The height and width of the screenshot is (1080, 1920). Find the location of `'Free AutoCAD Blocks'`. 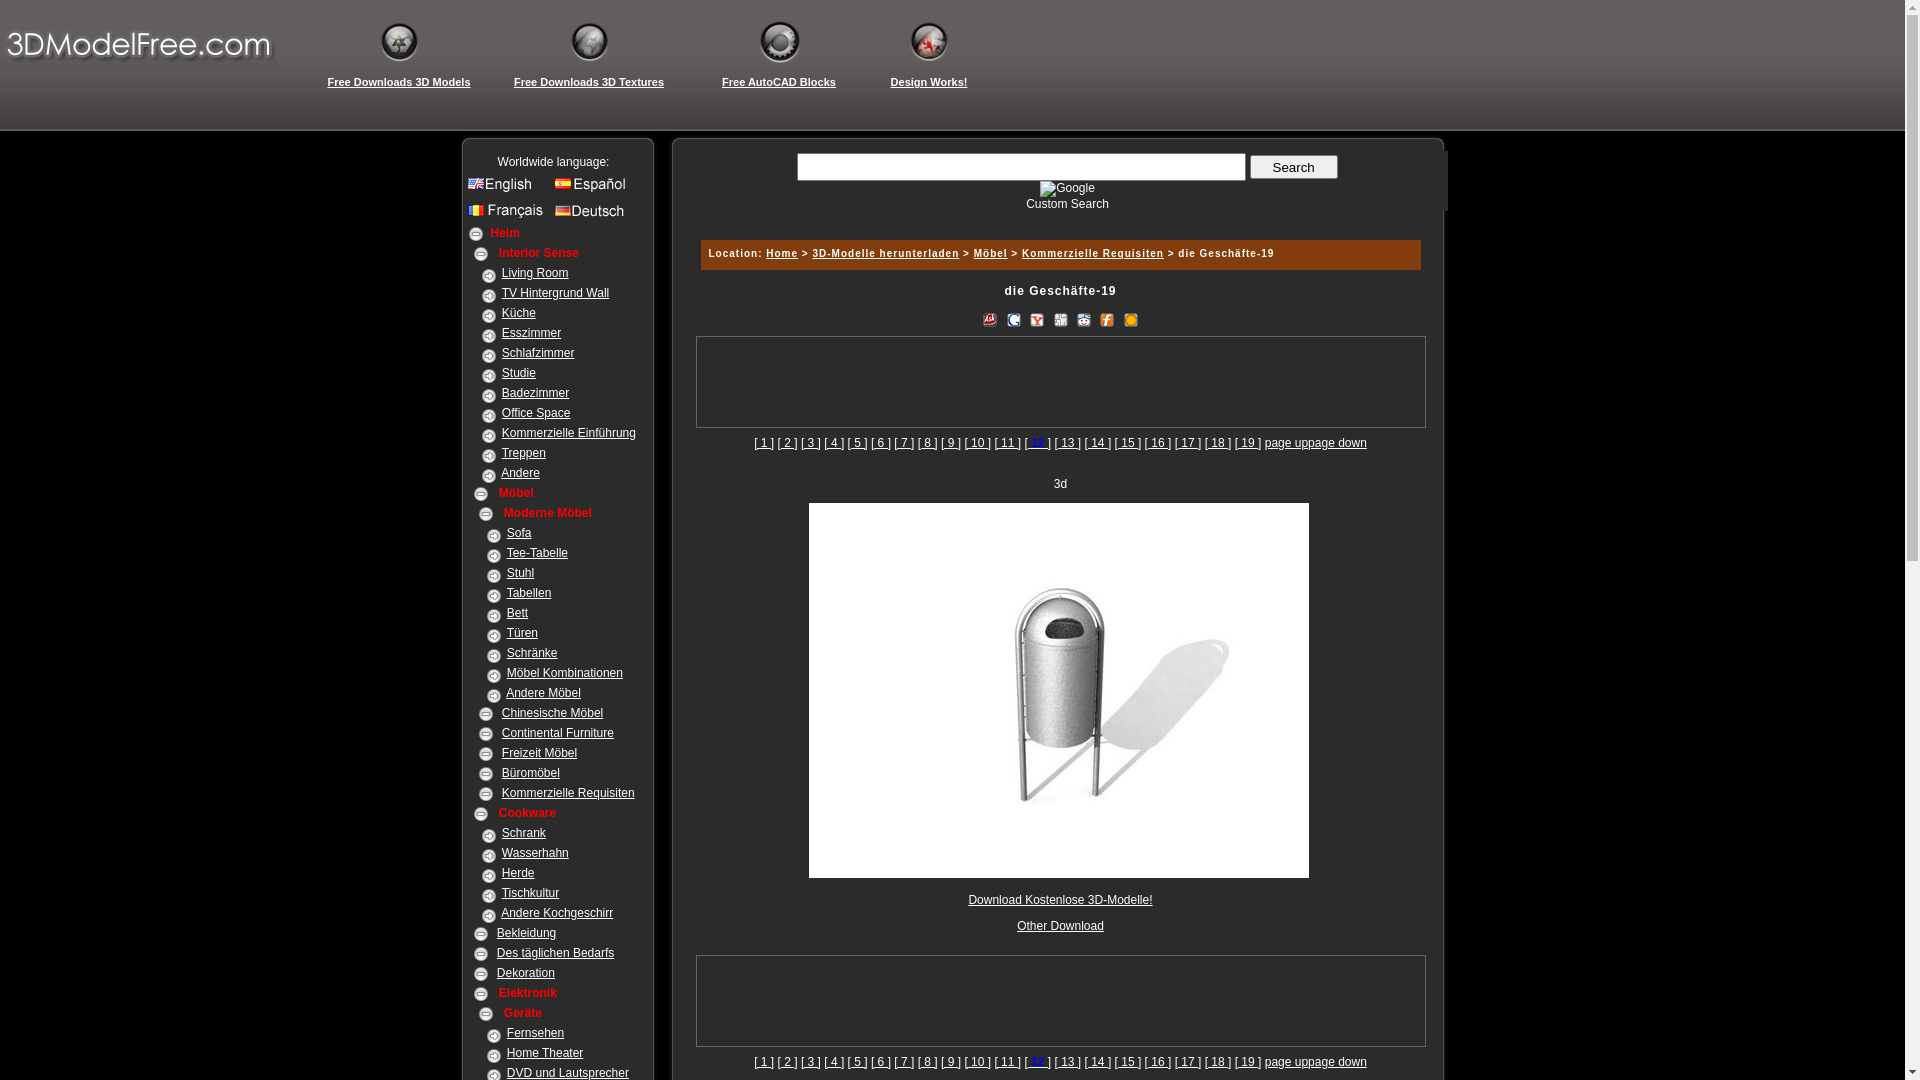

'Free AutoCAD Blocks' is located at coordinates (777, 80).